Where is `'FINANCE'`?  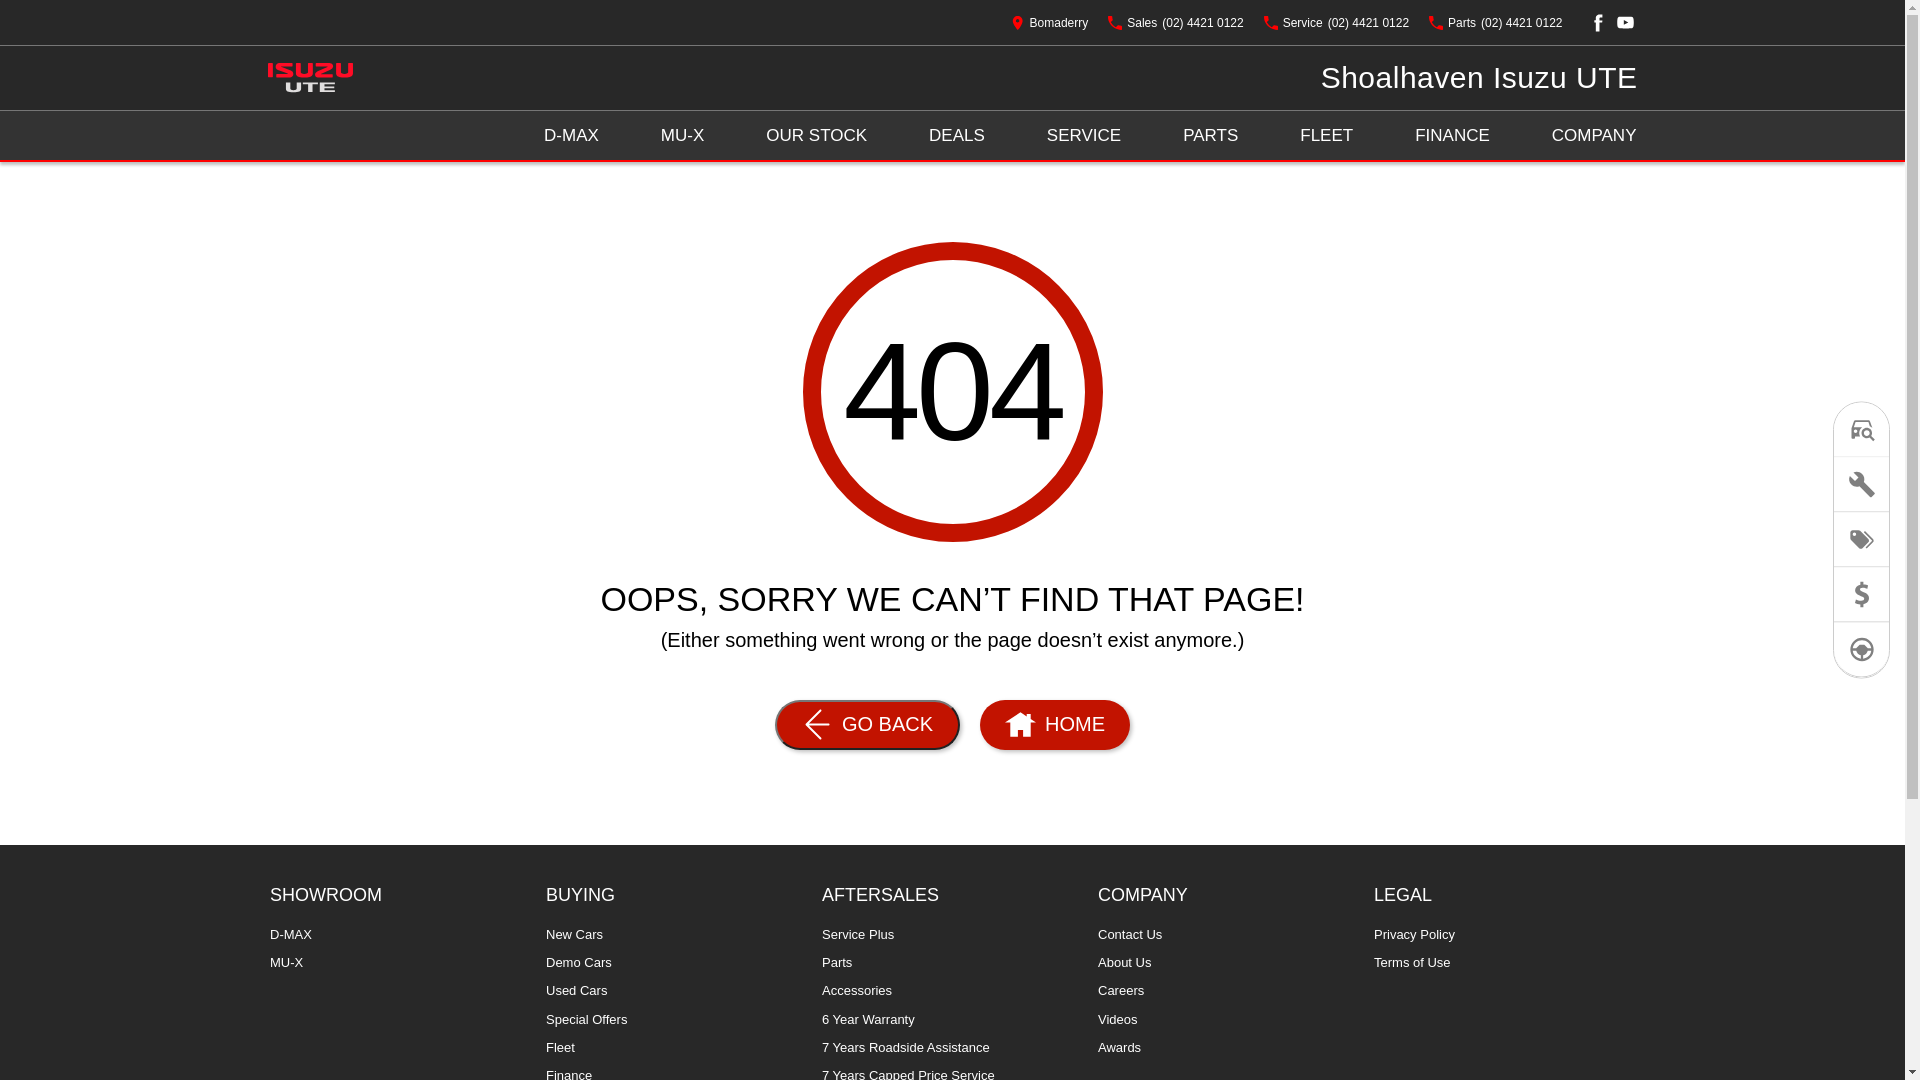 'FINANCE' is located at coordinates (1452, 135).